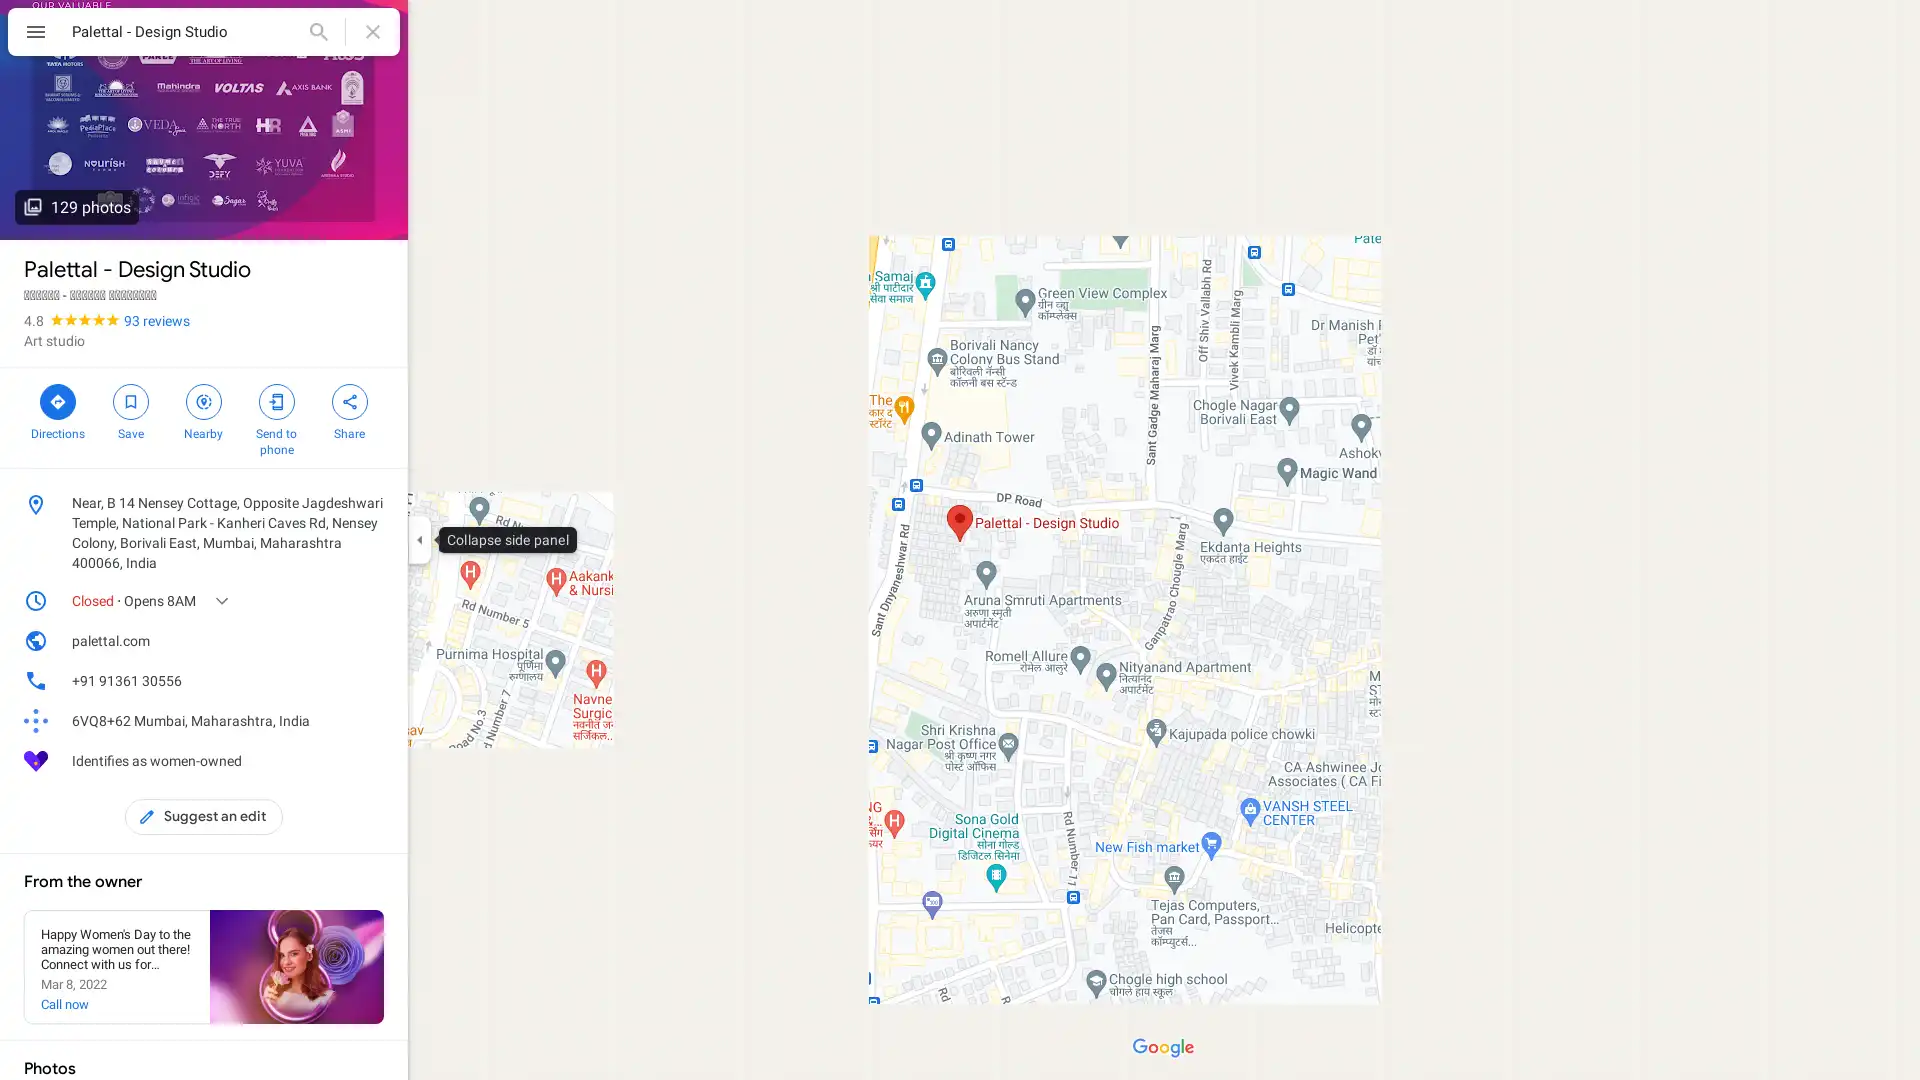  Describe the element at coordinates (374, 640) in the screenshot. I see `Copy website` at that location.